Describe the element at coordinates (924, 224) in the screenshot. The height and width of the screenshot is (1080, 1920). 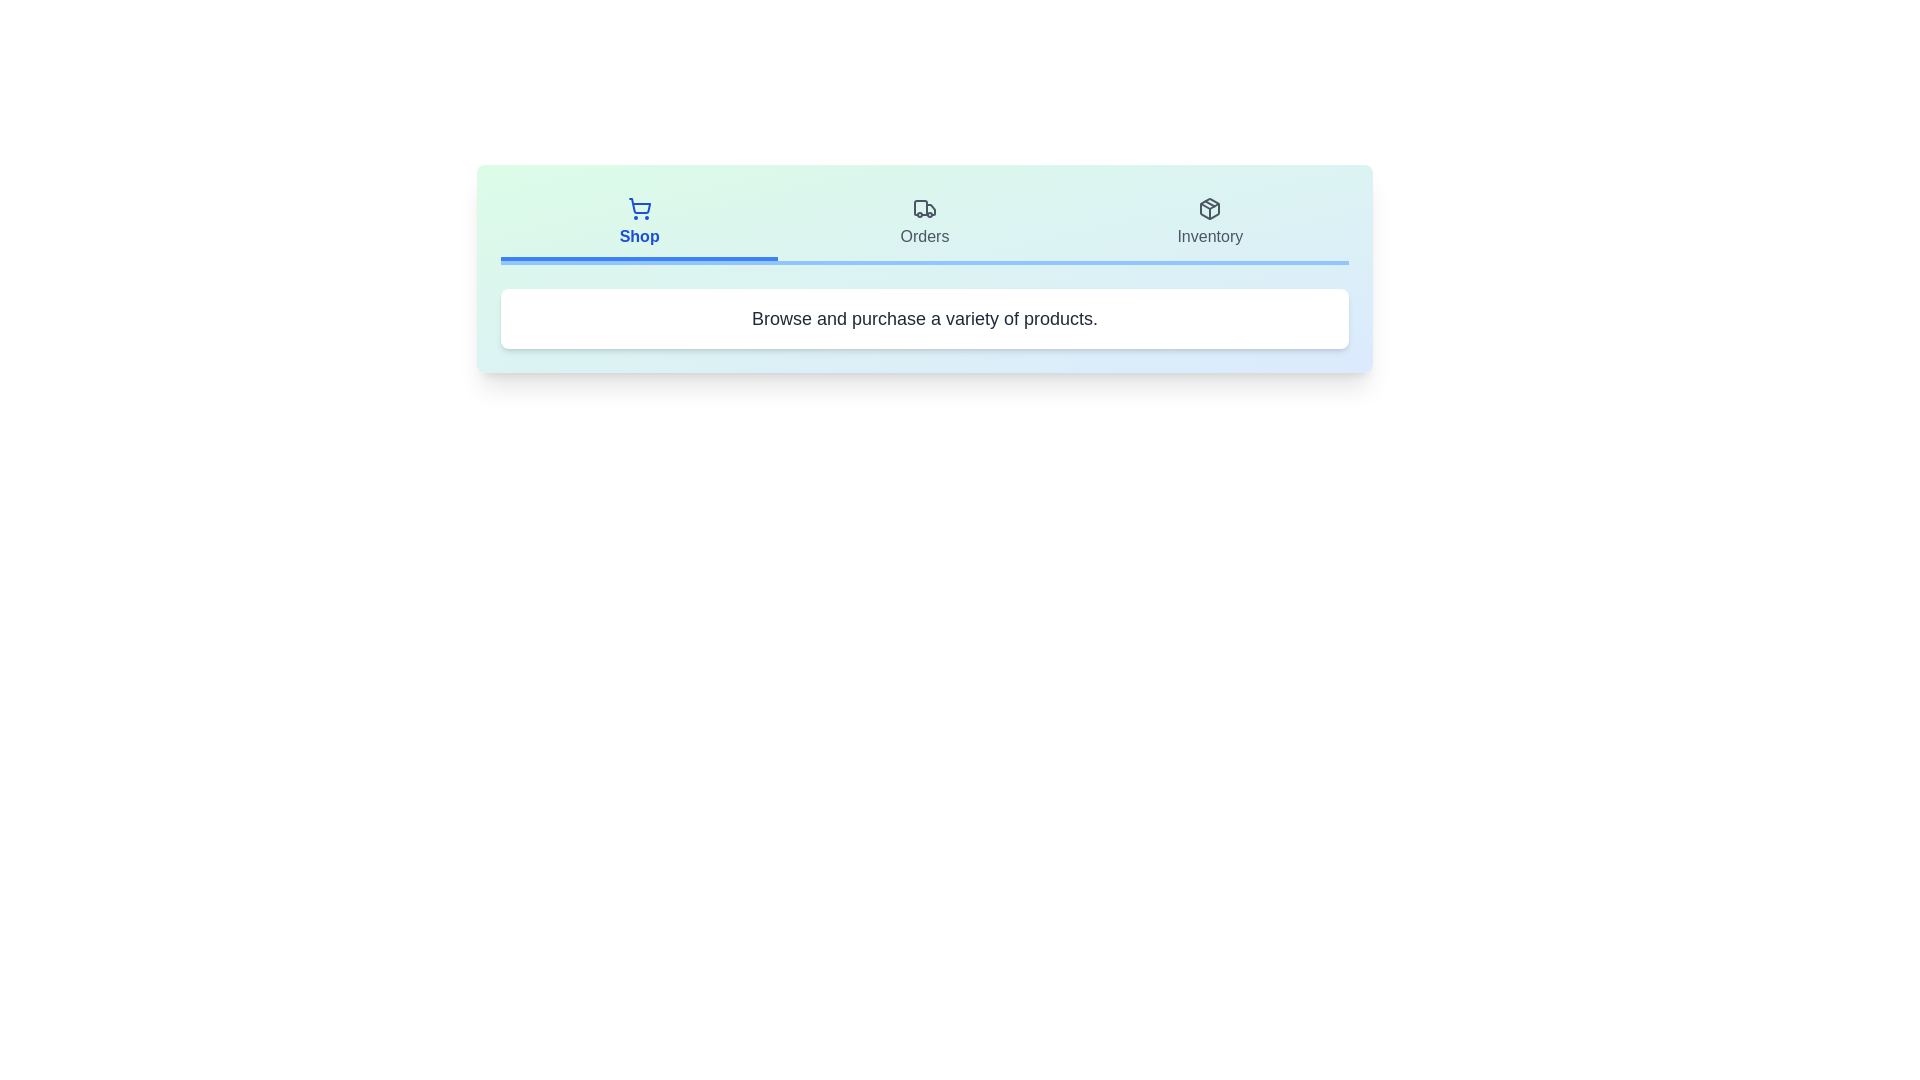
I see `the tab item corresponding to Orders` at that location.